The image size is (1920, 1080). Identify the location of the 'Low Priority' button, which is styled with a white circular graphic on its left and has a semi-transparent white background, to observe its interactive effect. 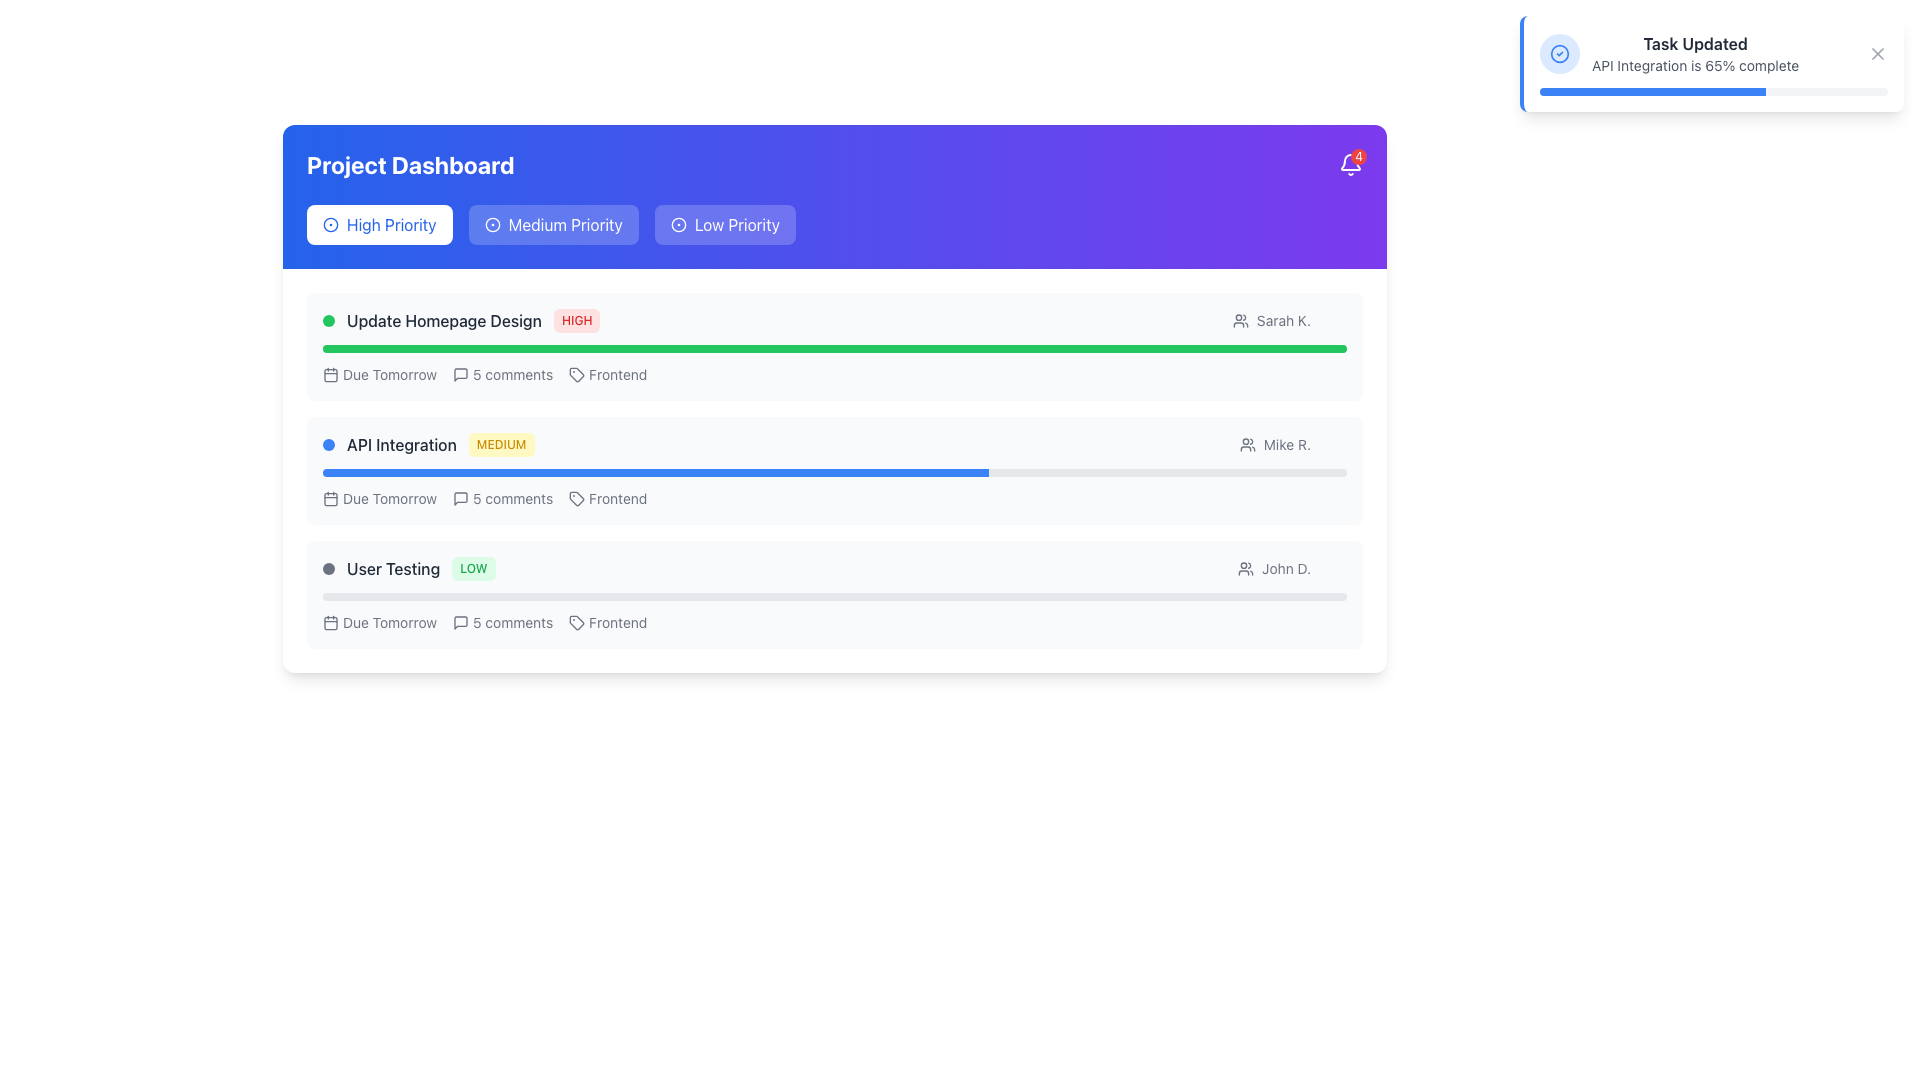
(724, 224).